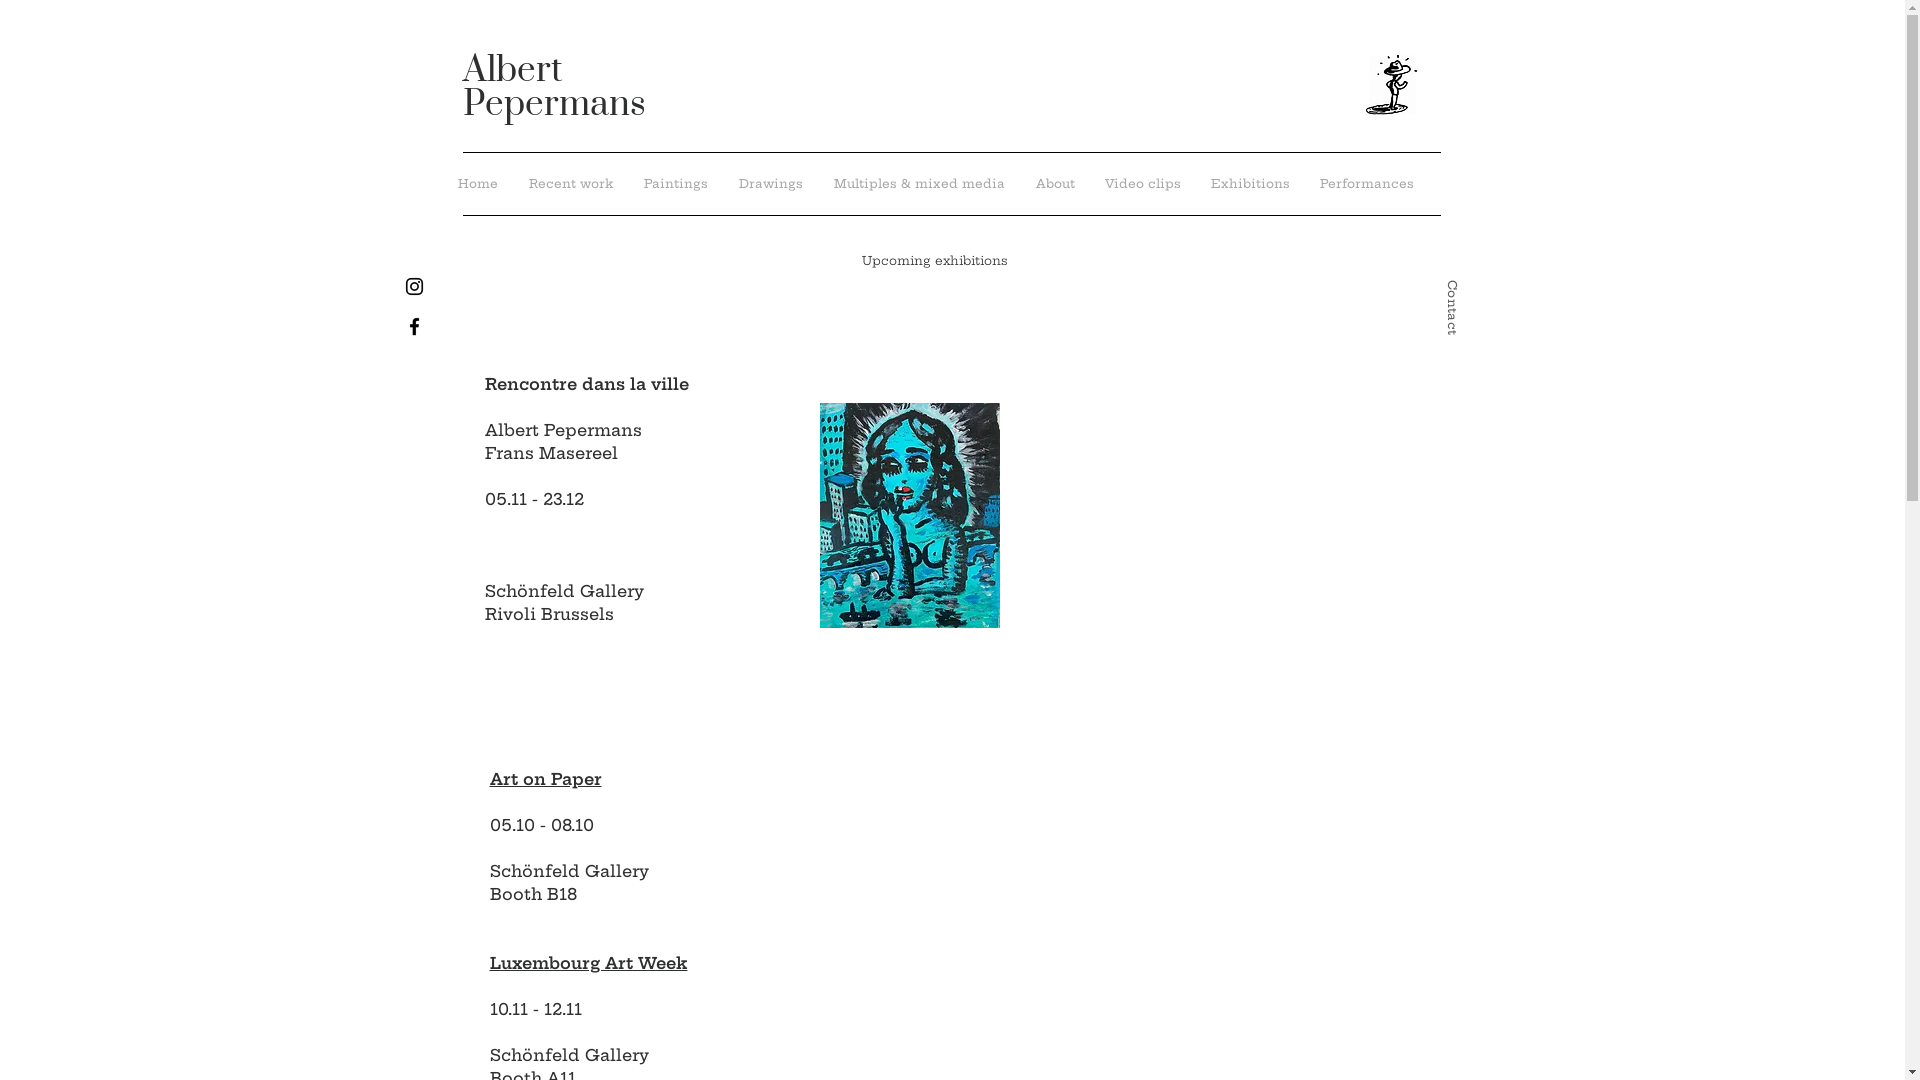  What do you see at coordinates (817, 184) in the screenshot?
I see `'Multiples & mixed media'` at bounding box center [817, 184].